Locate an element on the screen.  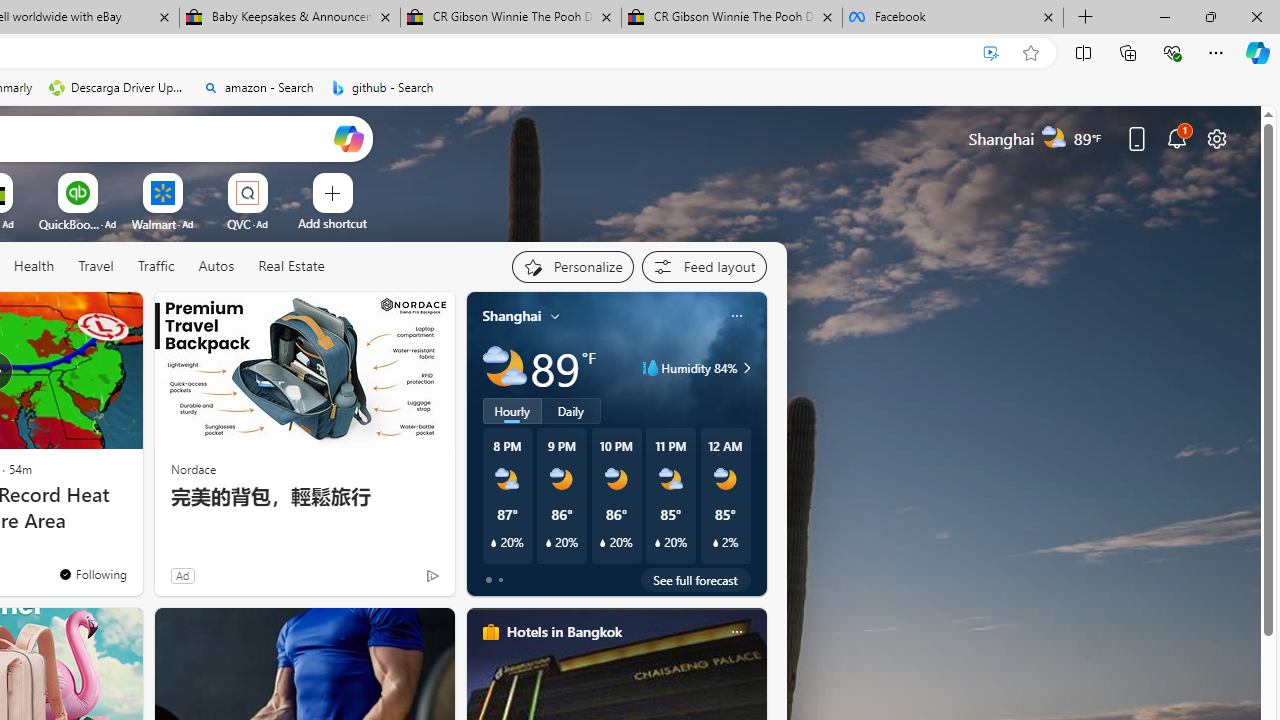
'Add a site' is located at coordinates (332, 223).